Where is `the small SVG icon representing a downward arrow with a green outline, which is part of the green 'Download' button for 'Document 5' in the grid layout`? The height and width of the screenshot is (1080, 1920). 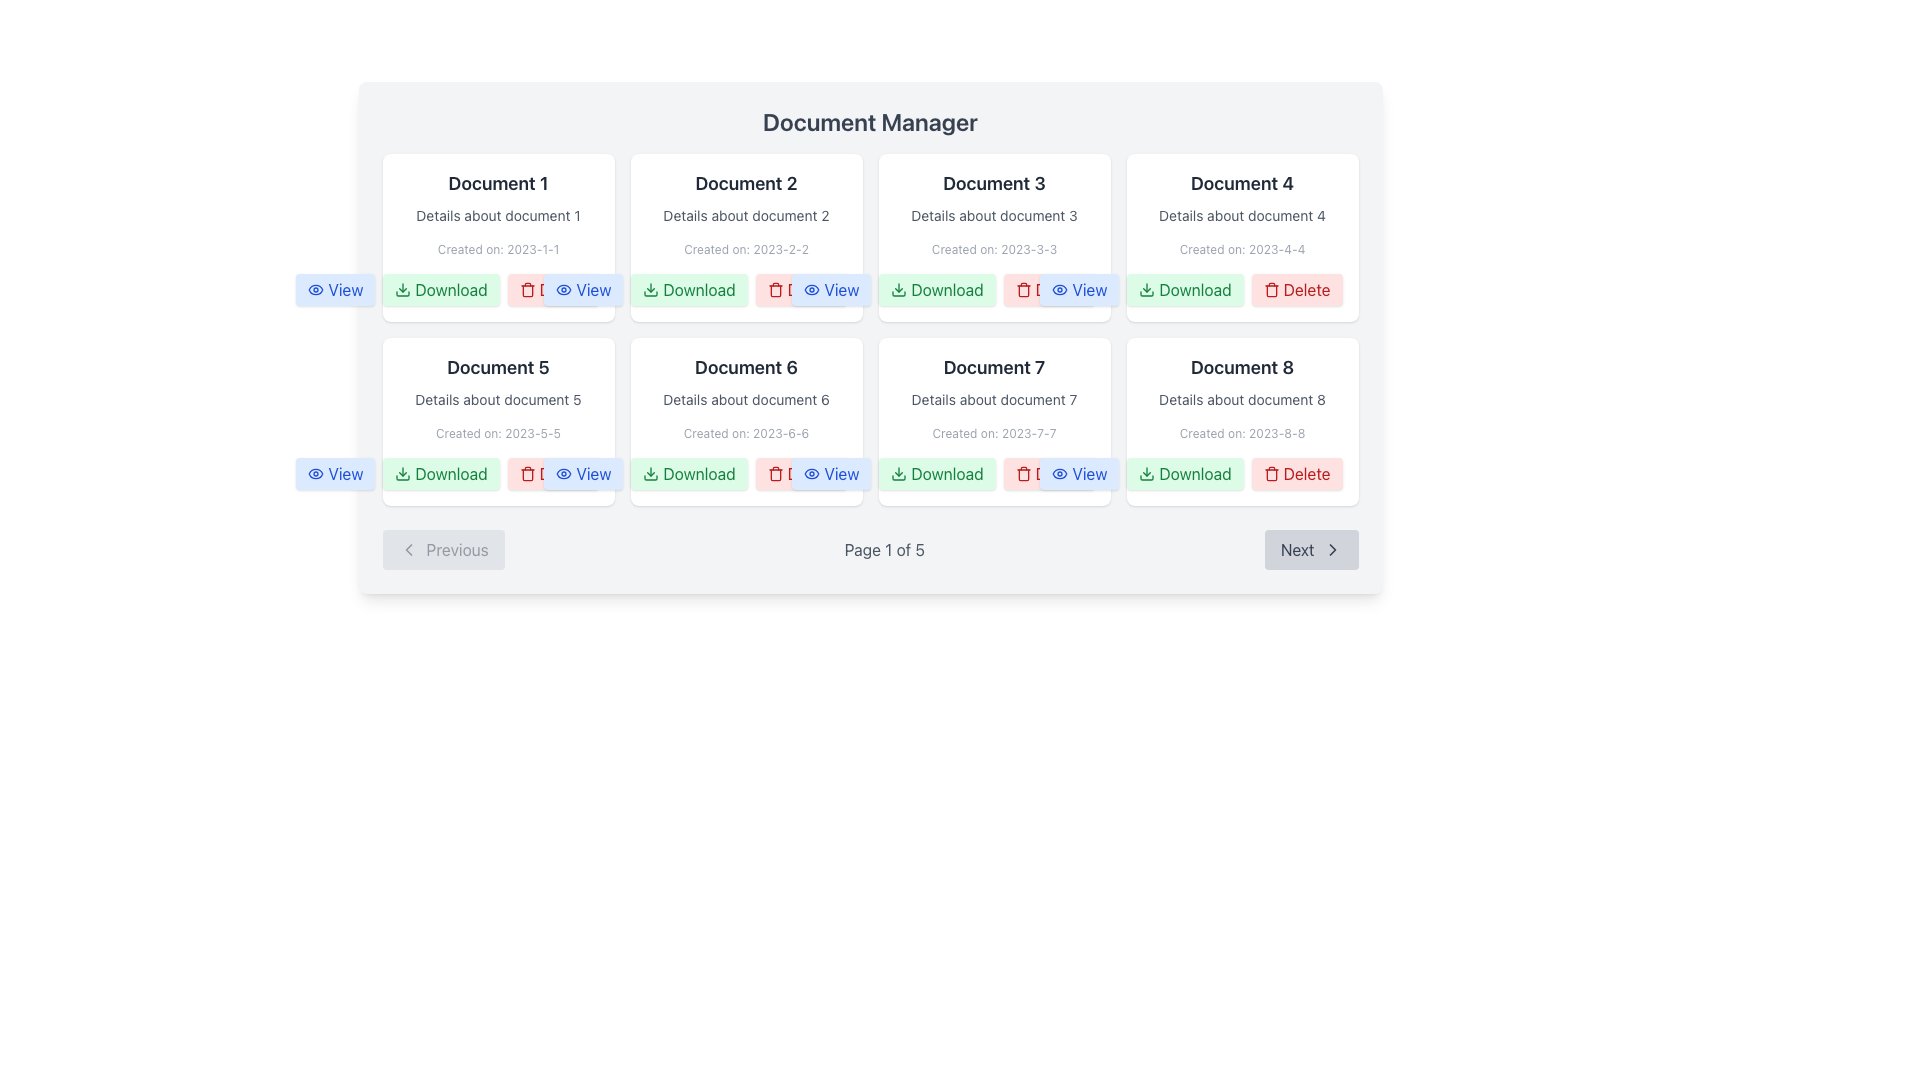 the small SVG icon representing a downward arrow with a green outline, which is part of the green 'Download' button for 'Document 5' in the grid layout is located at coordinates (402, 474).